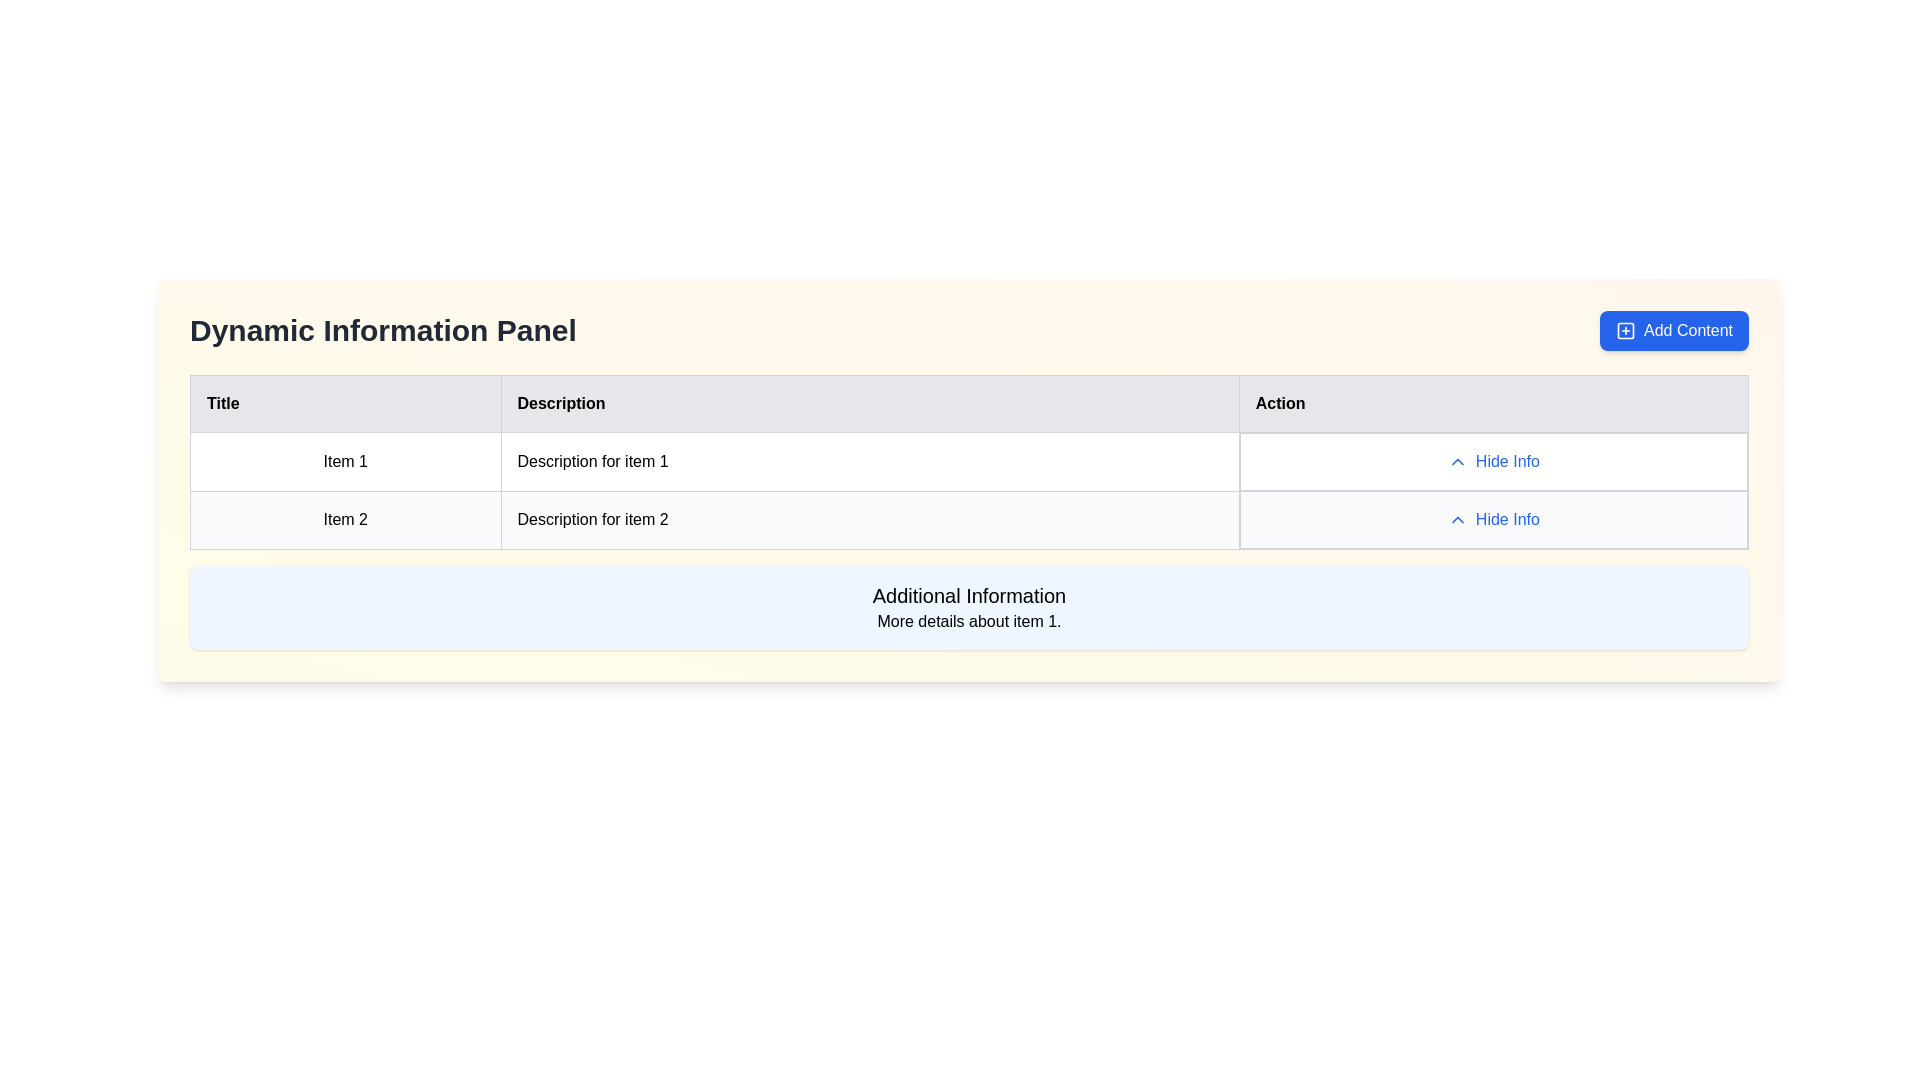 Image resolution: width=1920 pixels, height=1080 pixels. I want to click on the 'Hide Info' link in the second row of the data table, which has a light gray background and contains the title 'Item 2' and the description 'Description for item 2', so click(969, 519).